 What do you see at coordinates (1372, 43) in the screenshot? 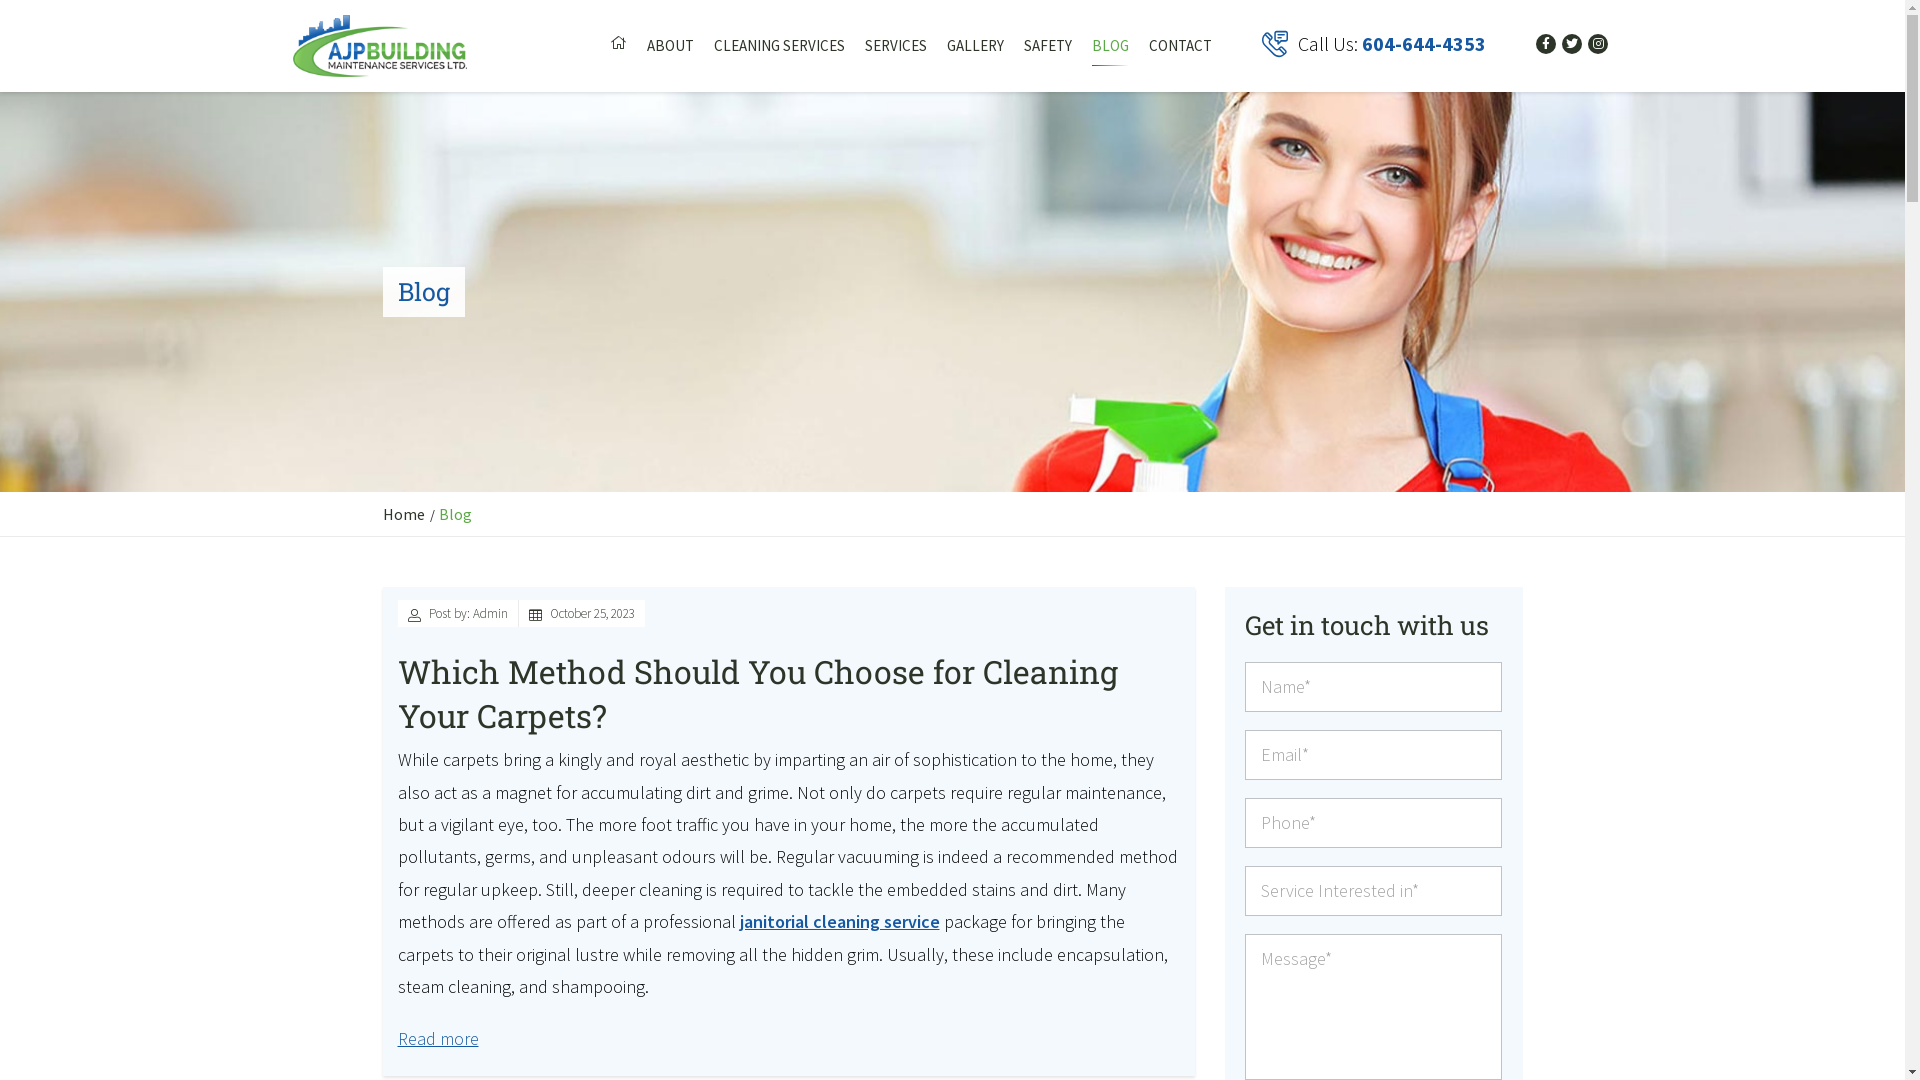
I see `'Call Us: 604-644-4353'` at bounding box center [1372, 43].